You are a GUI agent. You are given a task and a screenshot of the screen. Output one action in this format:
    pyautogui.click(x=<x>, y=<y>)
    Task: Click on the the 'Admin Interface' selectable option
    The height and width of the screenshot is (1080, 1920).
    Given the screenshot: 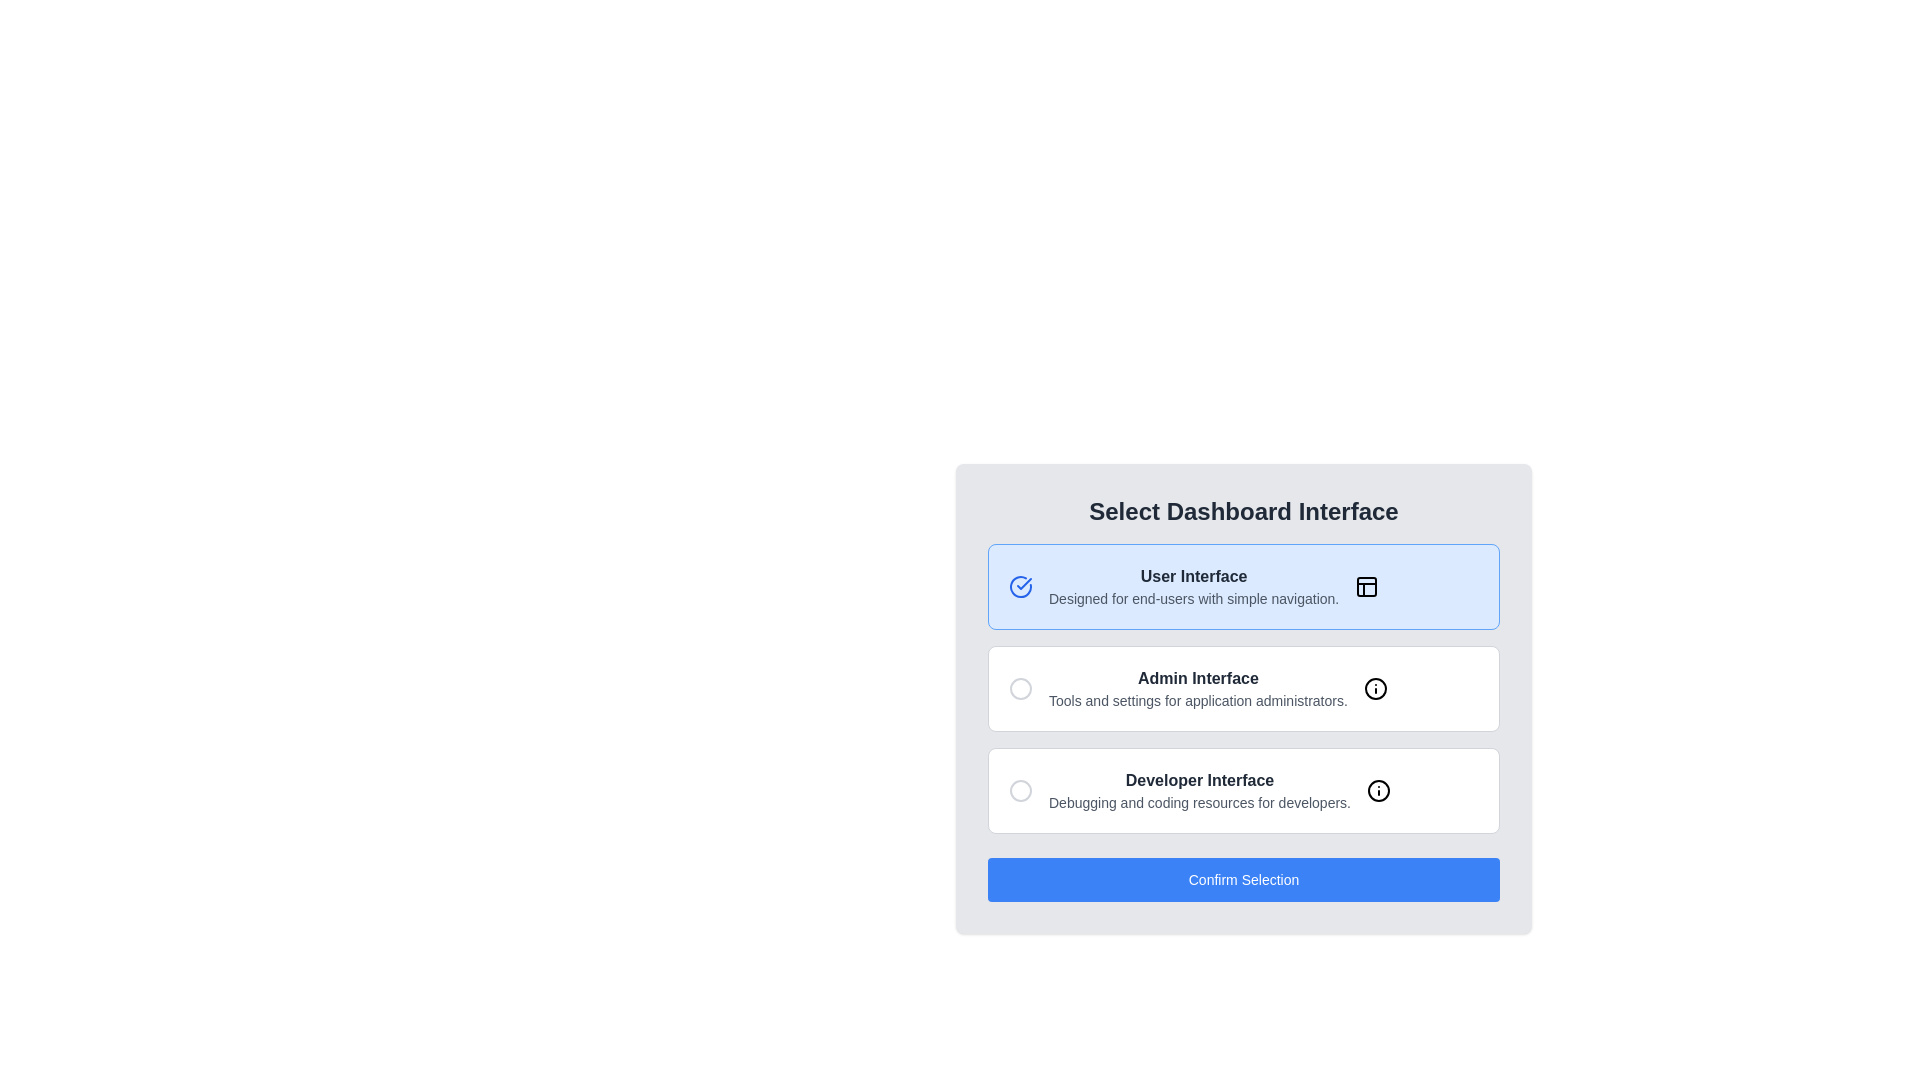 What is the action you would take?
    pyautogui.click(x=1242, y=688)
    